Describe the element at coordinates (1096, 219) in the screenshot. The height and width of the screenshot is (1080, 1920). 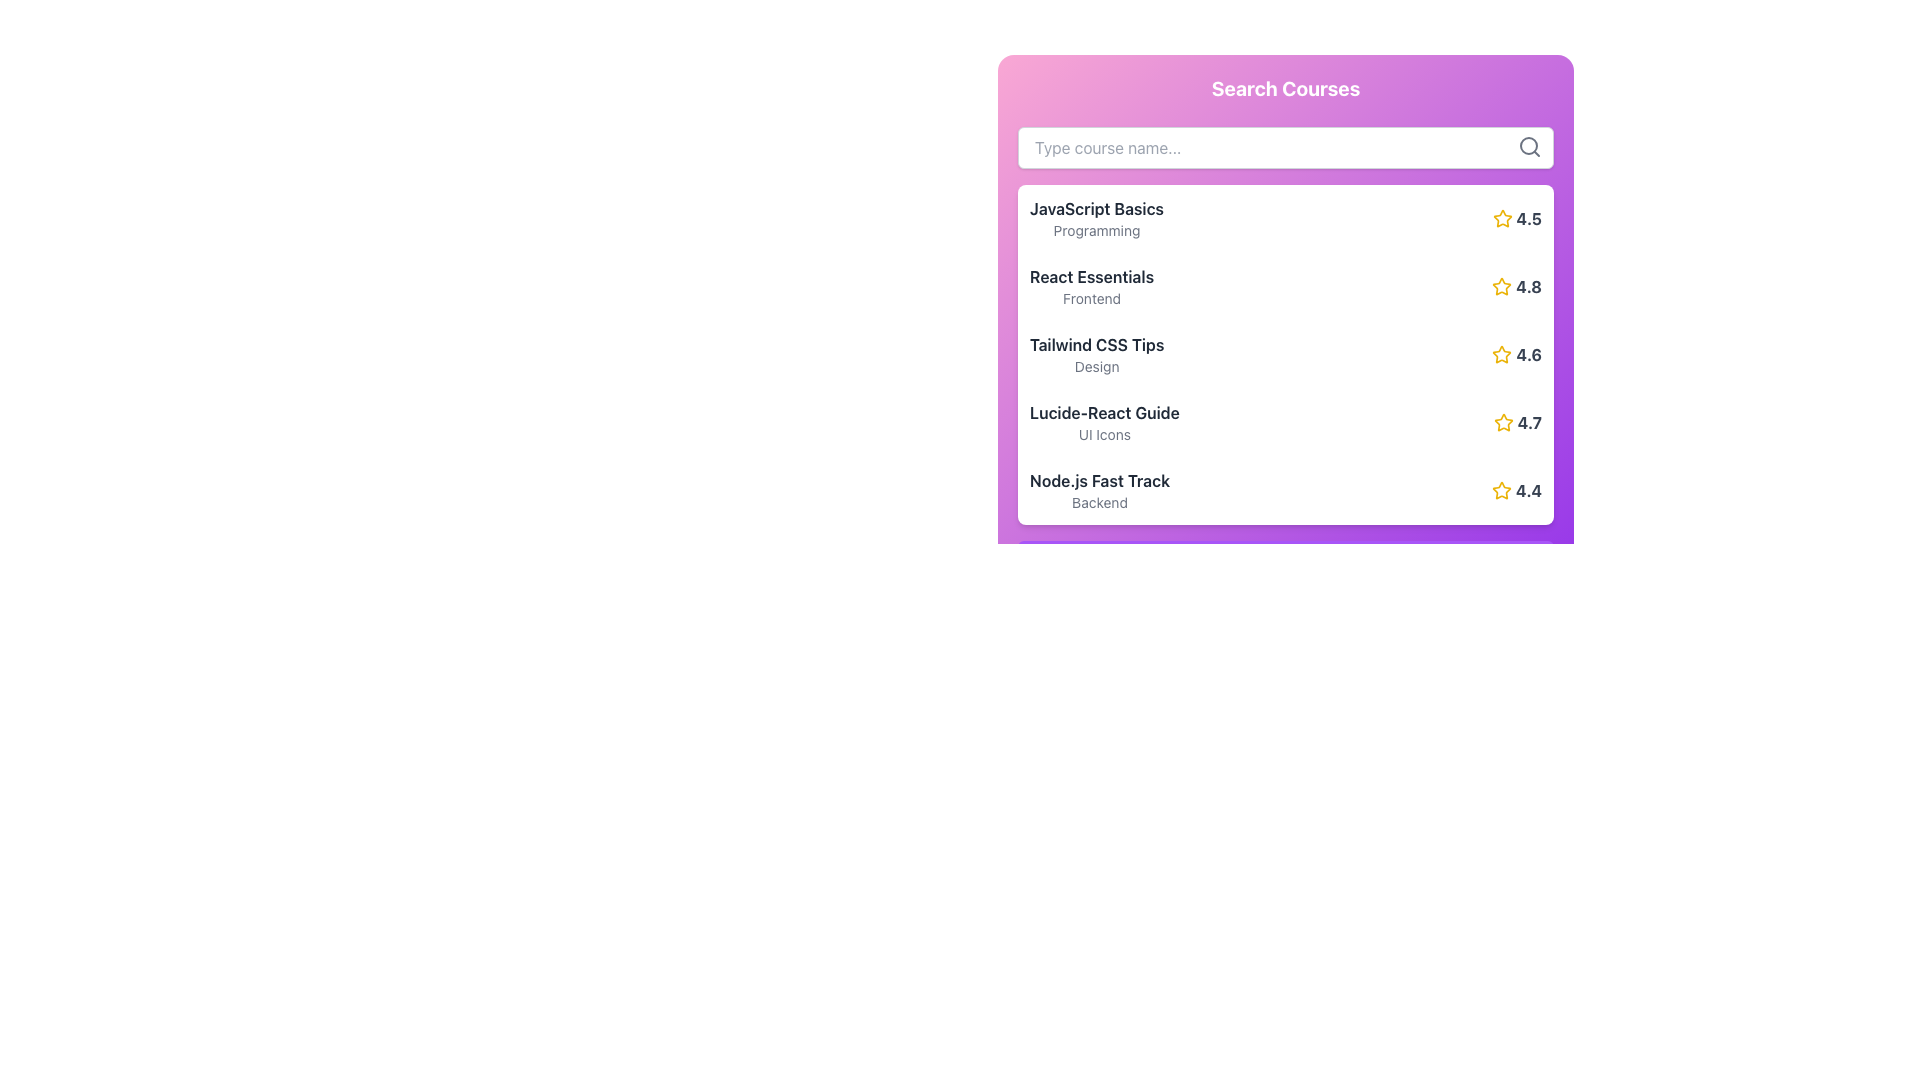
I see `the Text component that describes a course or item in the list, positioned below the search bar and aligned with a rating (4.5) on its right` at that location.